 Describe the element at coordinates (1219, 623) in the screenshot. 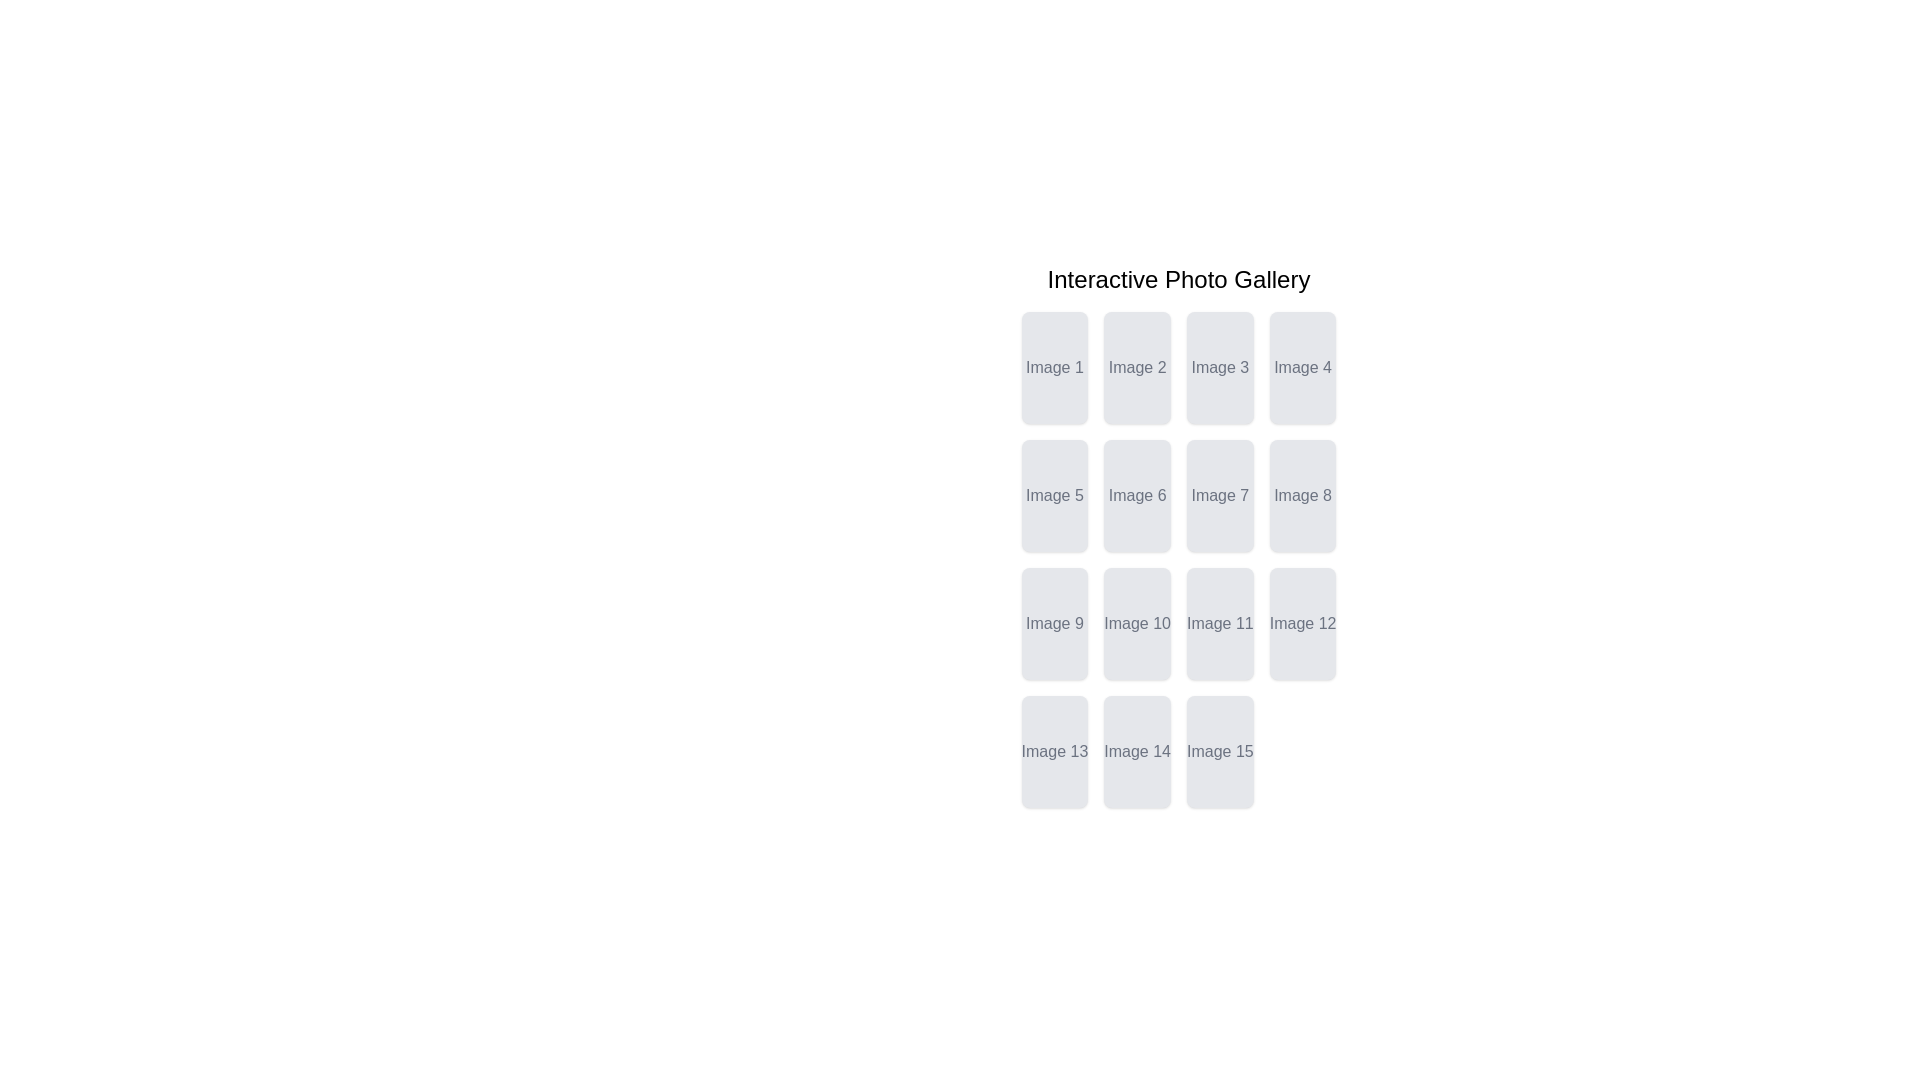

I see `the Interactive card labeled 'Image 11', which has a light gray background and is` at that location.